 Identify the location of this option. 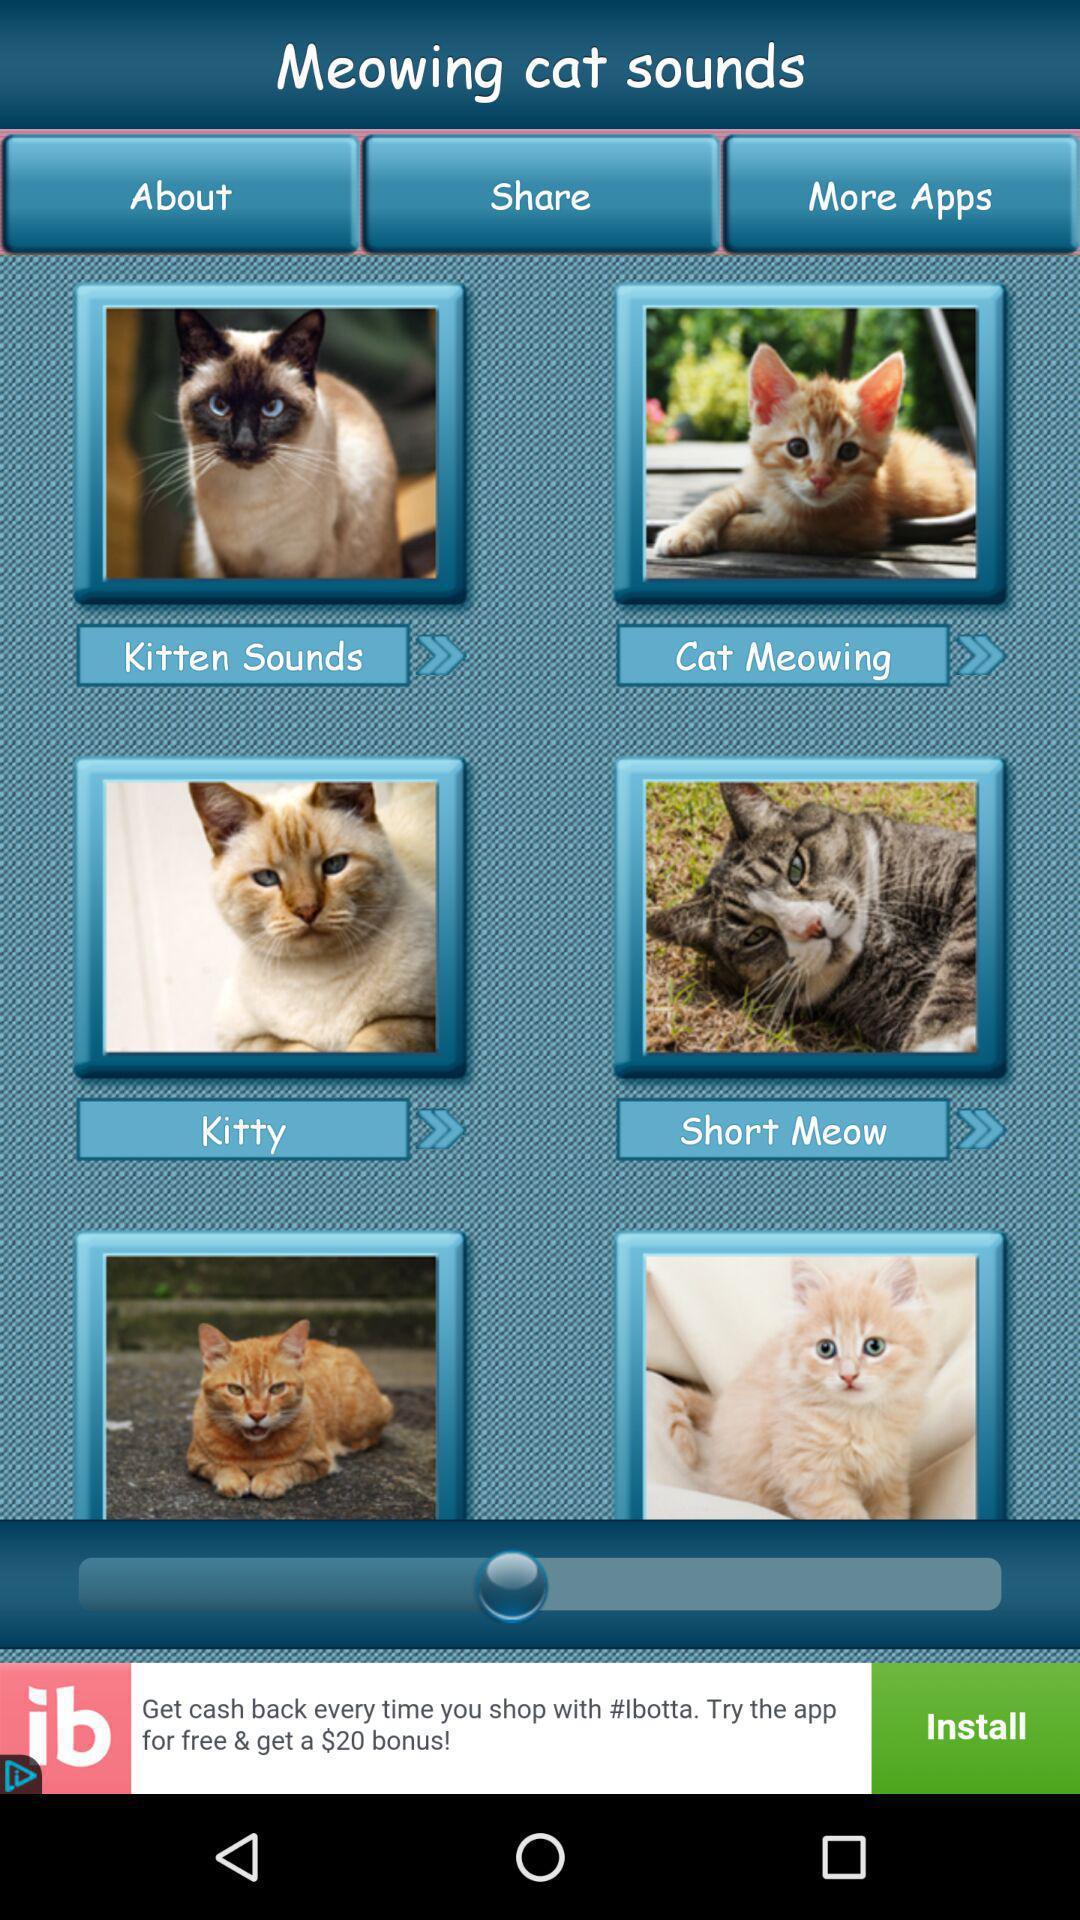
(270, 443).